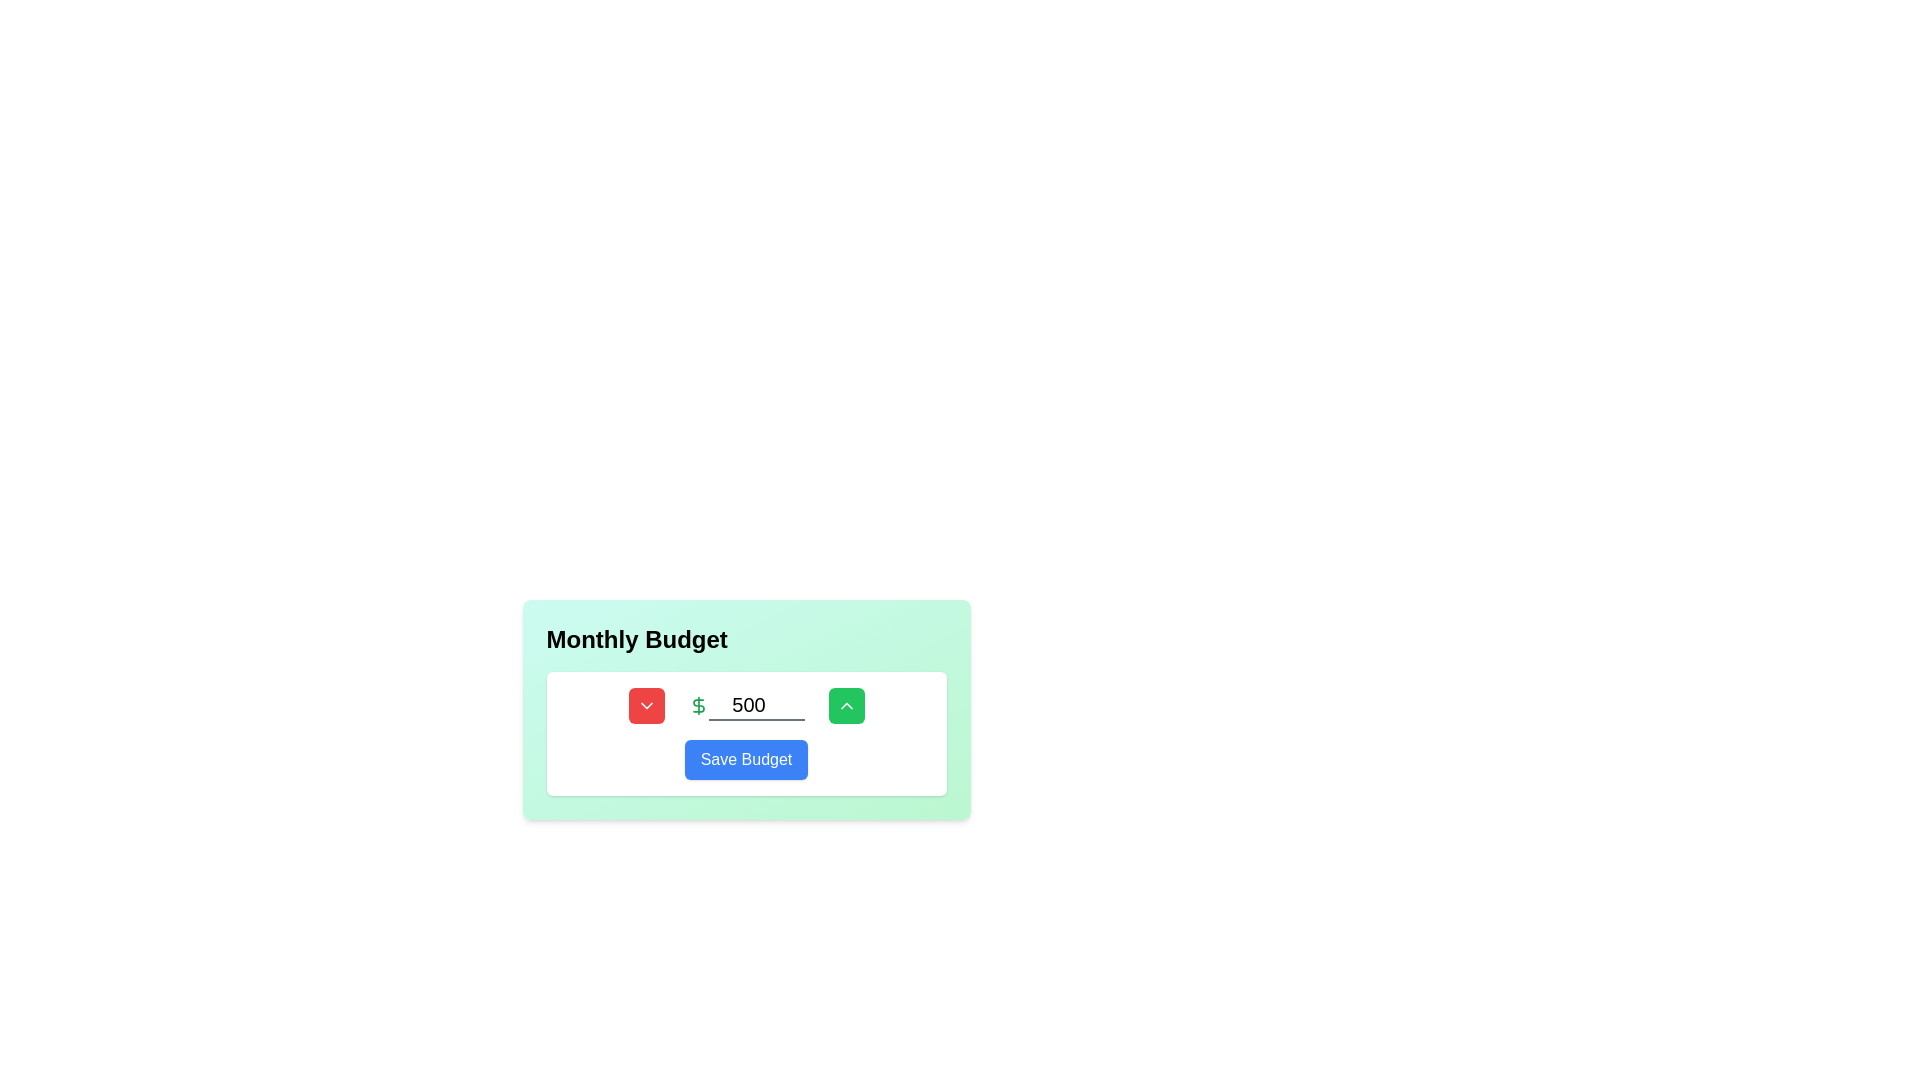  What do you see at coordinates (846, 704) in the screenshot?
I see `the Chevron up icon within the green button` at bounding box center [846, 704].